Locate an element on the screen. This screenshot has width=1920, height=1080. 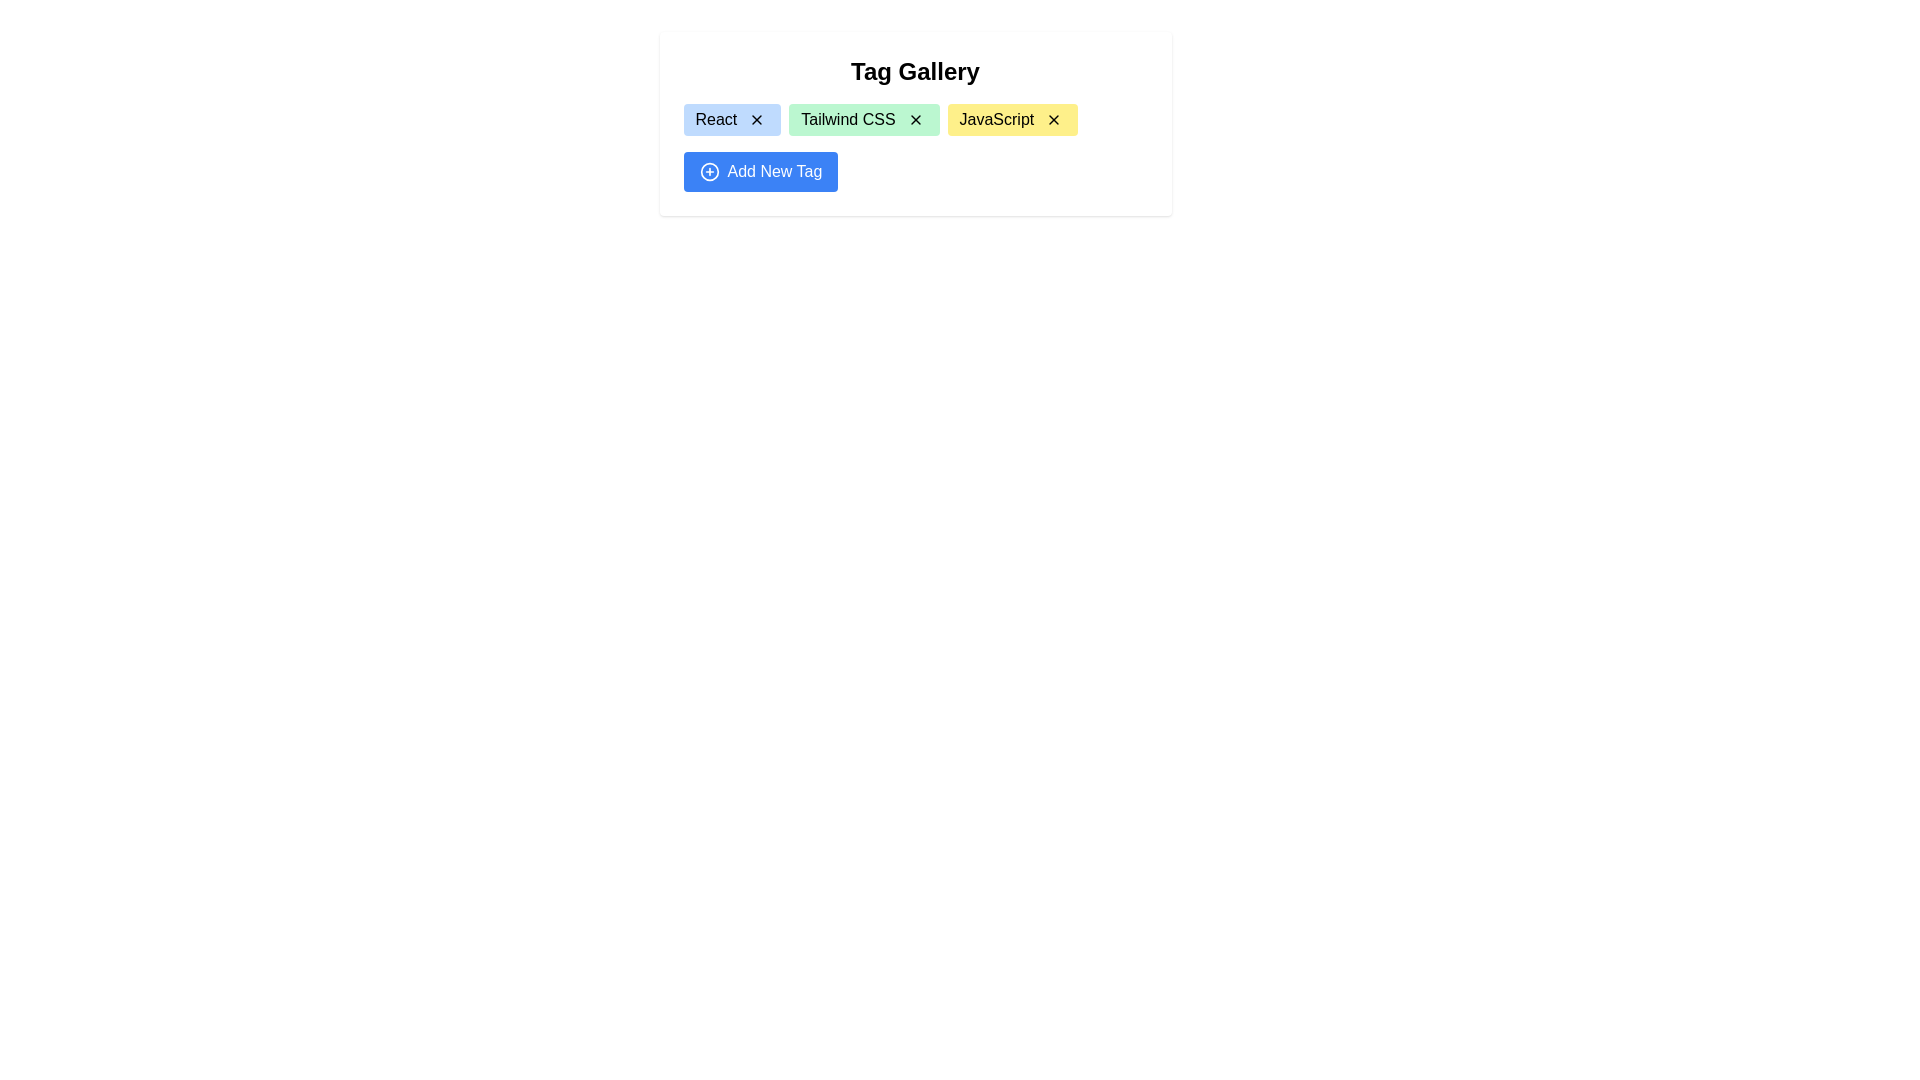
the Tag component with the text 'Tailwind CSS' and the remove button, which is styled with a green background and is the second element in a horizontal list of badges is located at coordinates (864, 119).